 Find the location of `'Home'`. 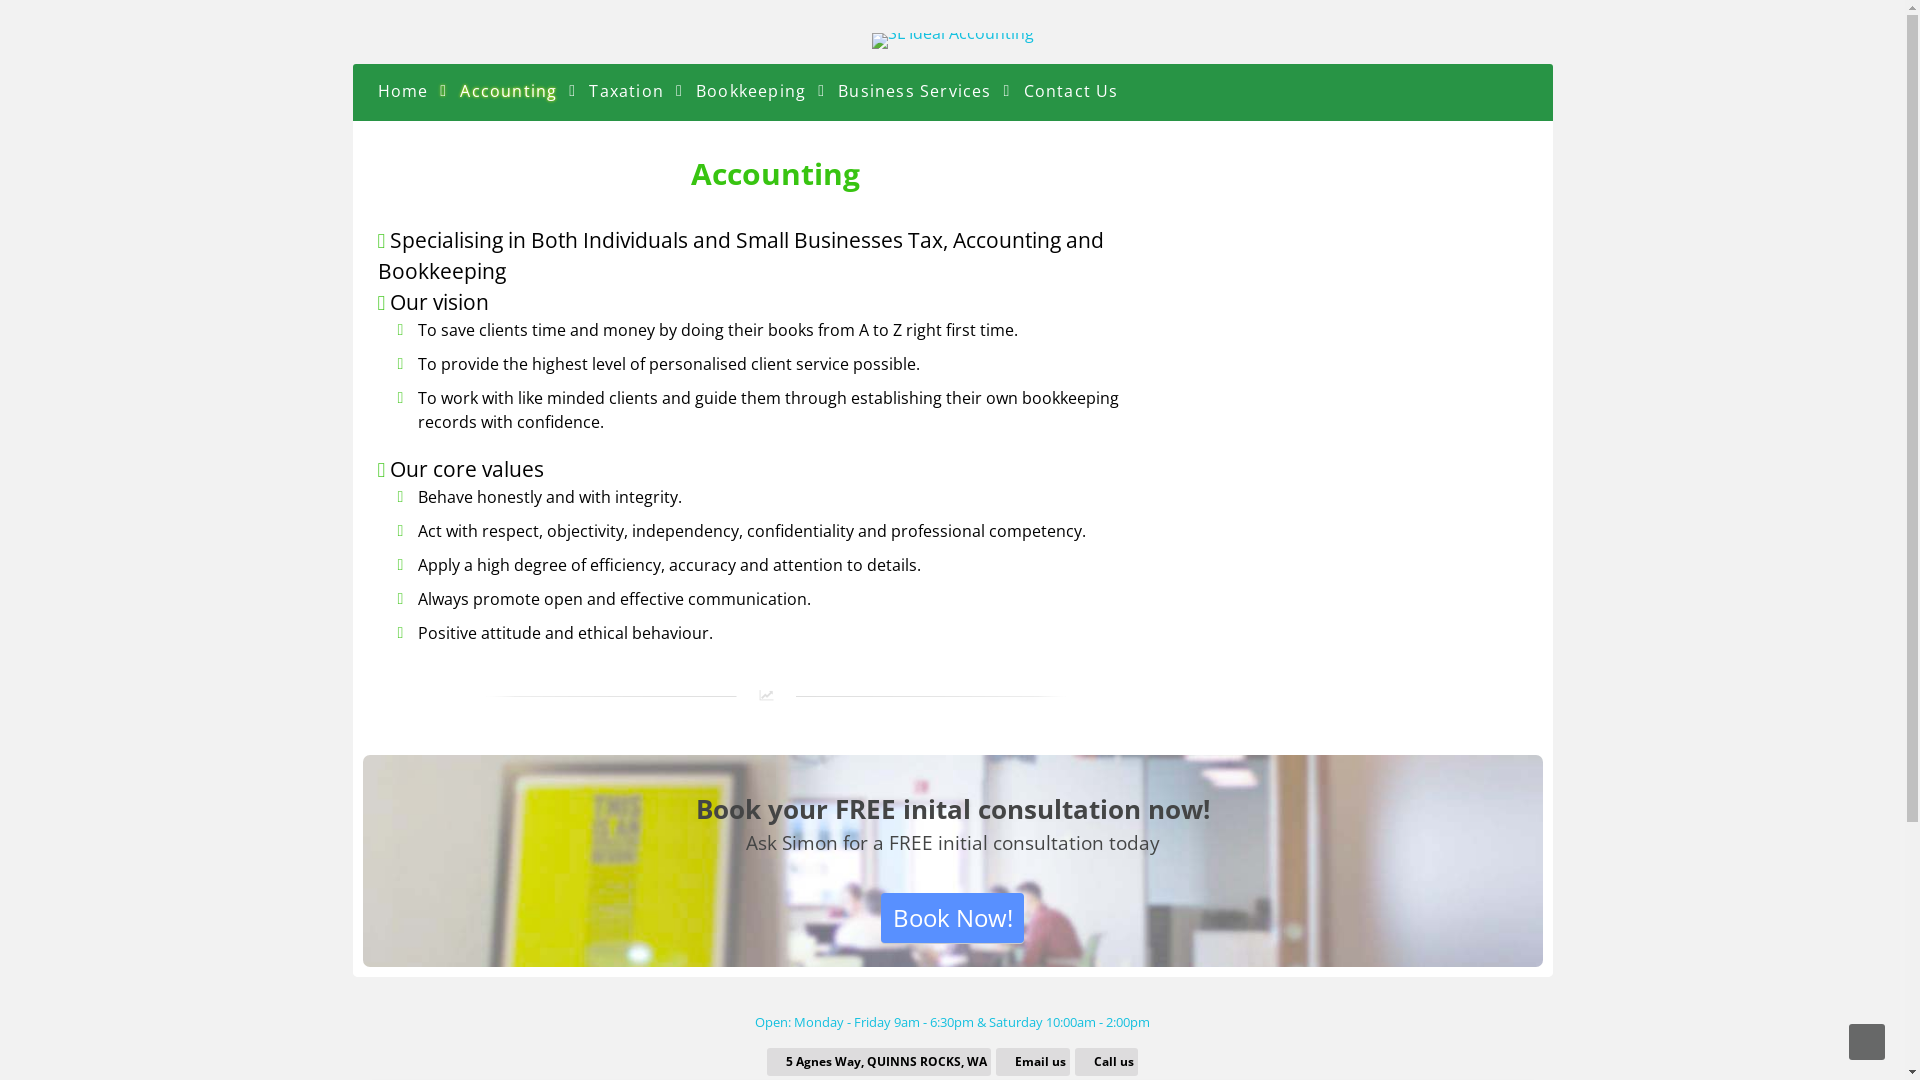

'Home' is located at coordinates (401, 88).